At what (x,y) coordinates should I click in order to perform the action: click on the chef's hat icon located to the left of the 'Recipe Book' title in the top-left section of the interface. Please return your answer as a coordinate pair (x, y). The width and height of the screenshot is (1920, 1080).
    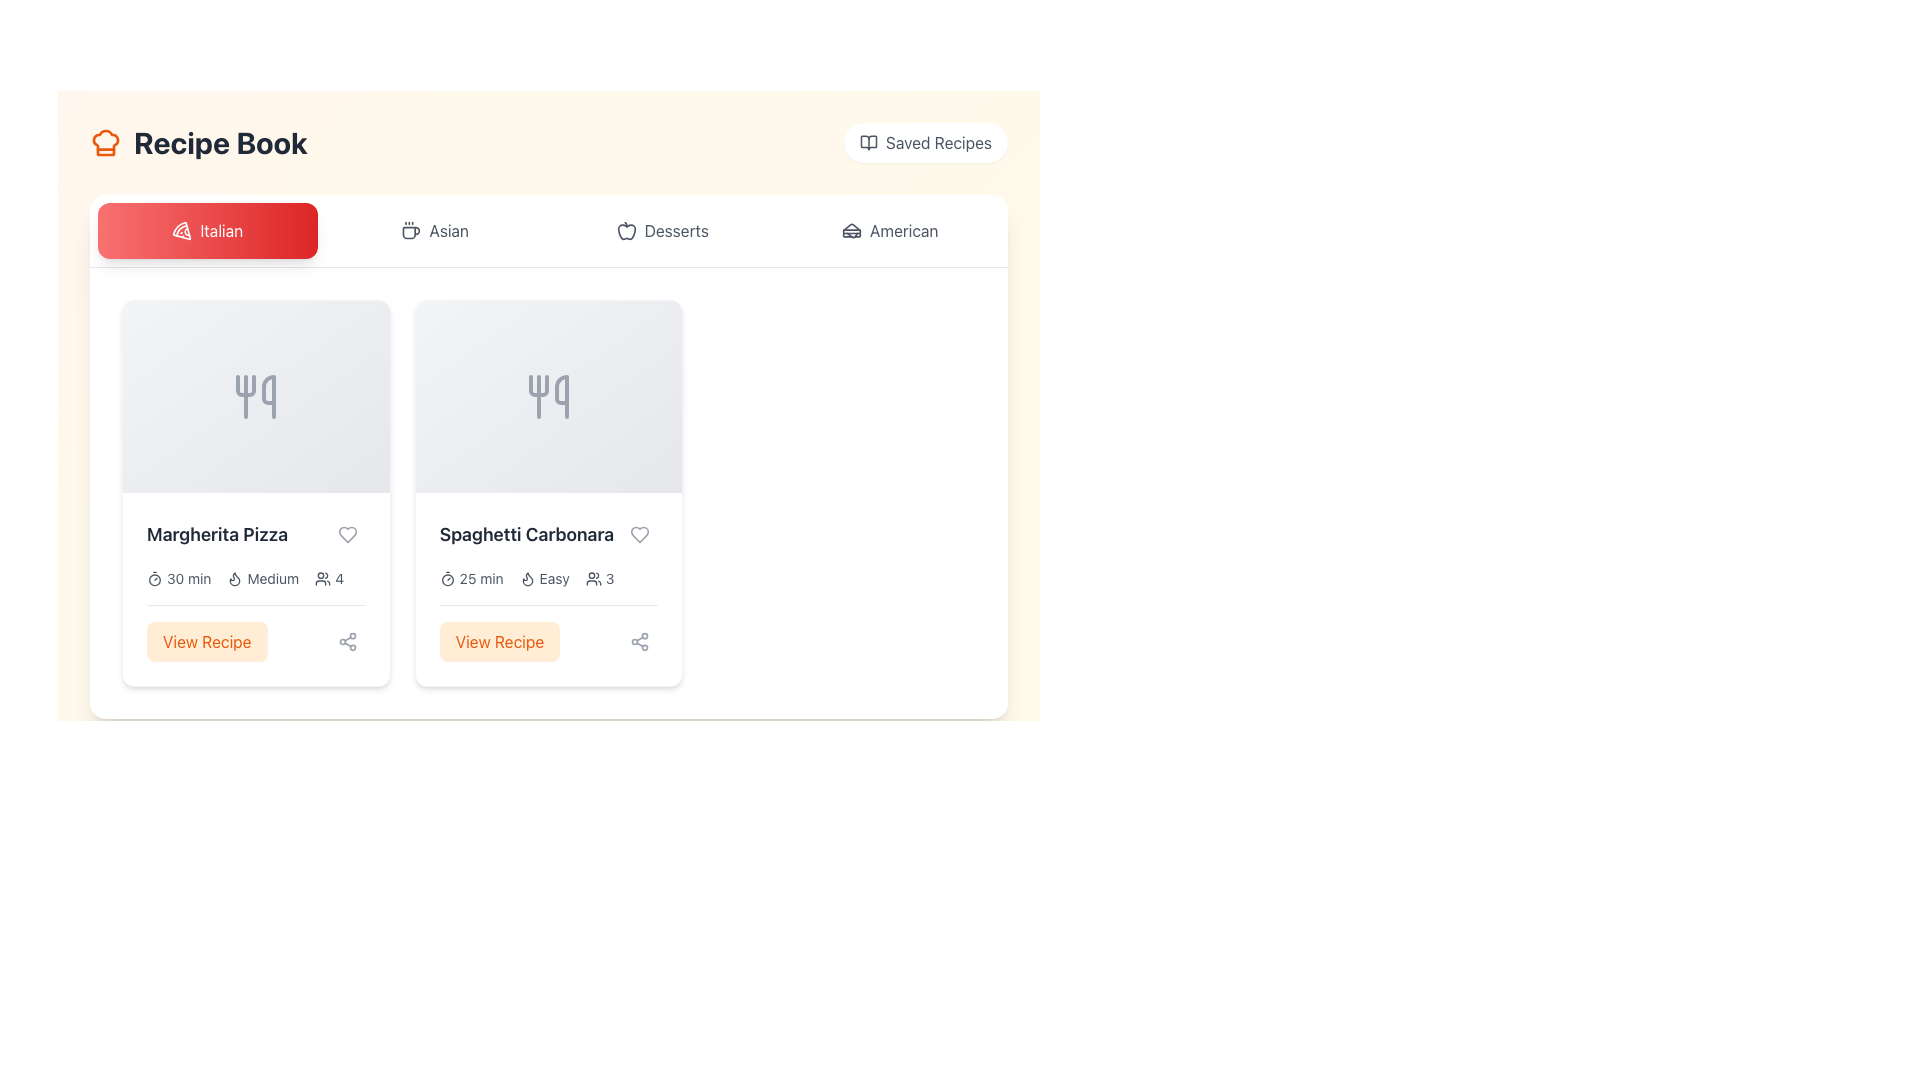
    Looking at the image, I should click on (104, 141).